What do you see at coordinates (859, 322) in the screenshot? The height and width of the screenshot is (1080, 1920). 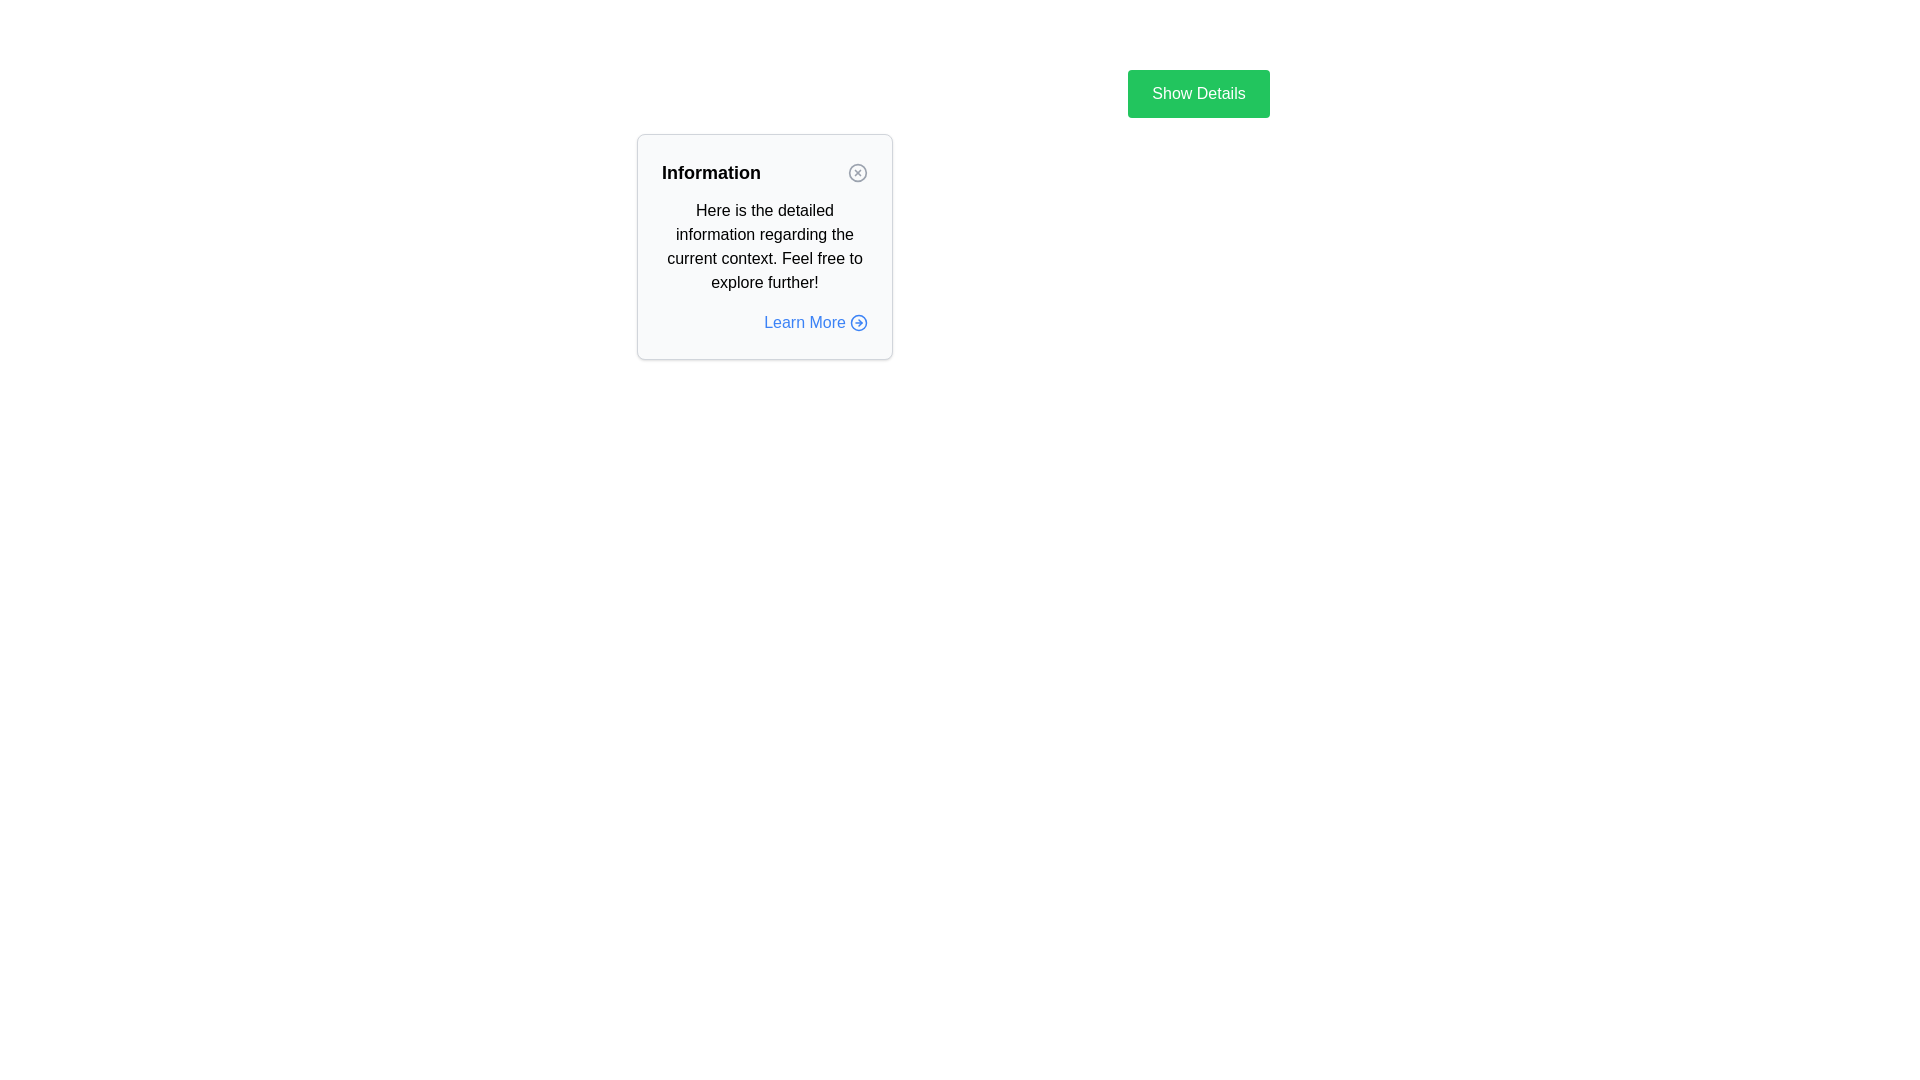 I see `the navigation icon located at the right end of the 'Learn More' text link in the lower section of the informational card` at bounding box center [859, 322].